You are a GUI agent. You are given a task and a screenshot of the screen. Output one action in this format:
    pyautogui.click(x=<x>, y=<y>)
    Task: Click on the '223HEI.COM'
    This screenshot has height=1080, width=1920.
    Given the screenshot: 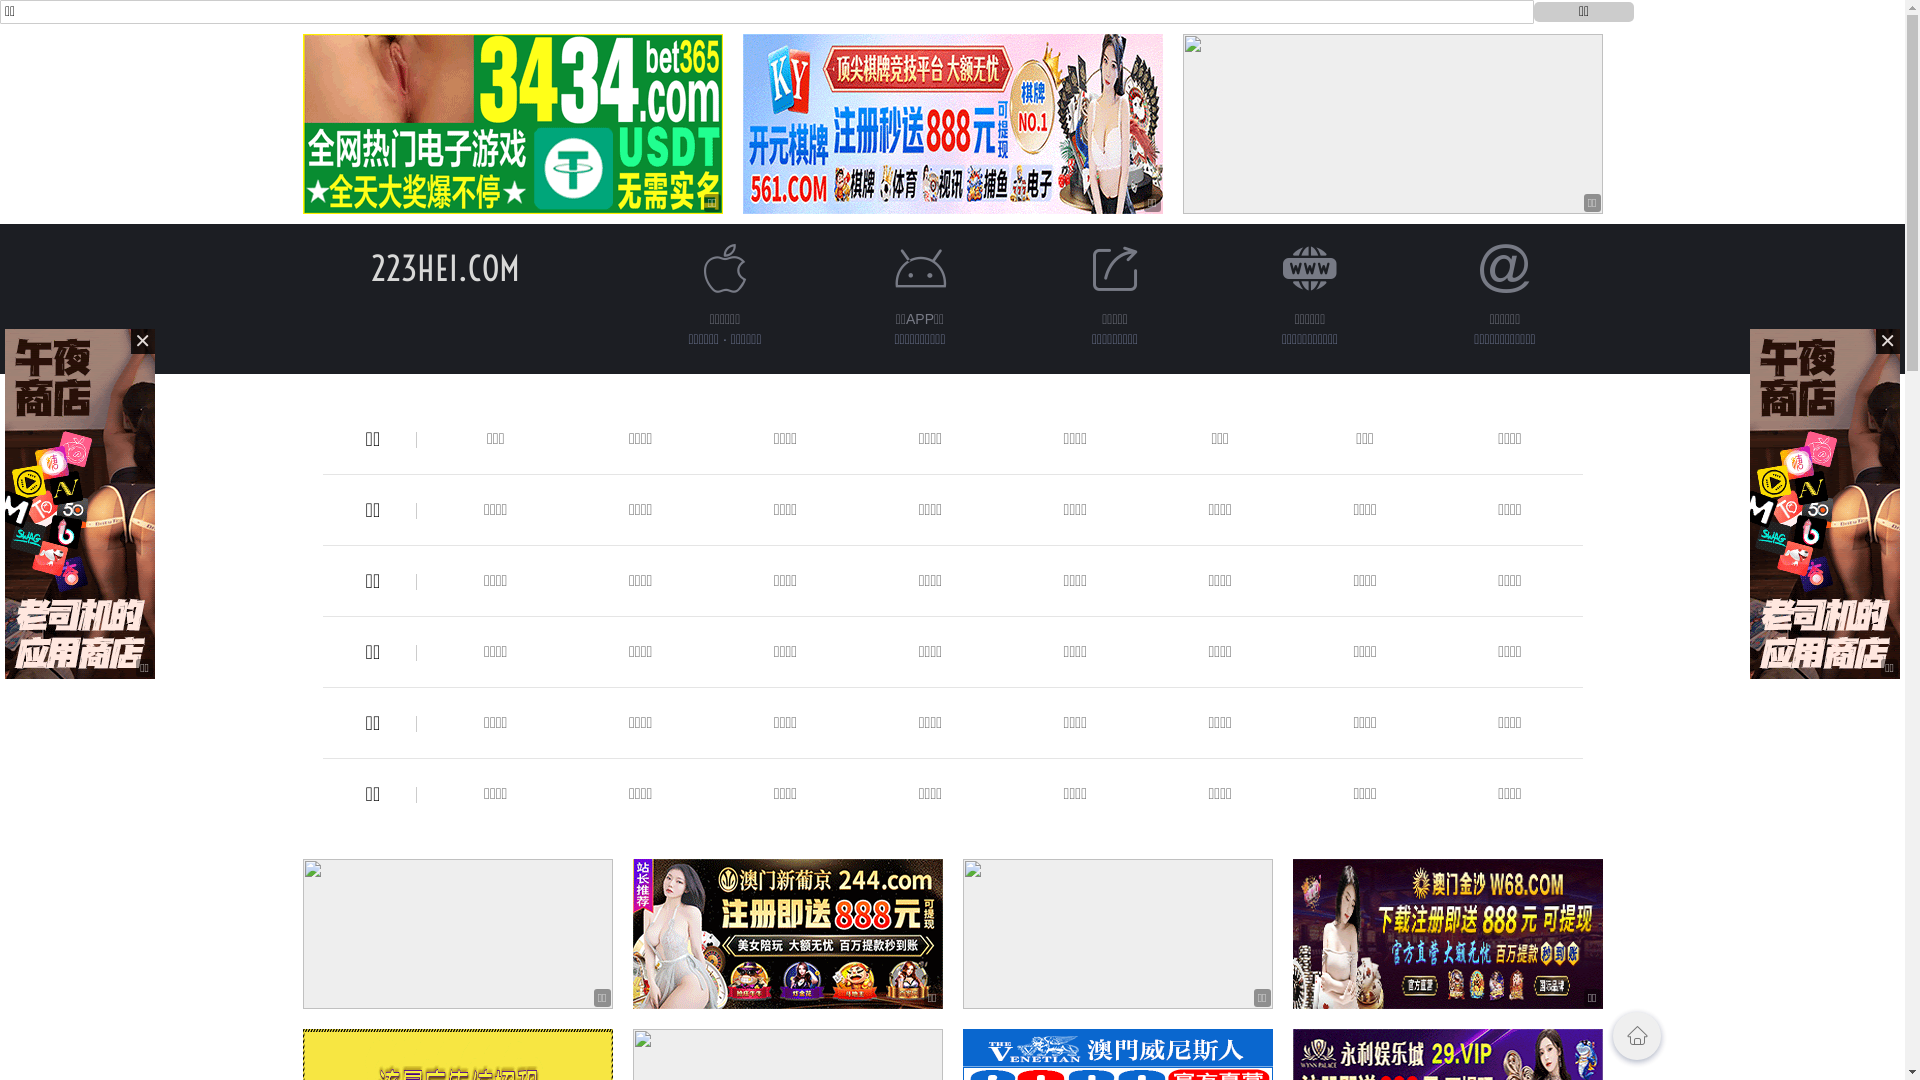 What is the action you would take?
    pyautogui.click(x=444, y=267)
    